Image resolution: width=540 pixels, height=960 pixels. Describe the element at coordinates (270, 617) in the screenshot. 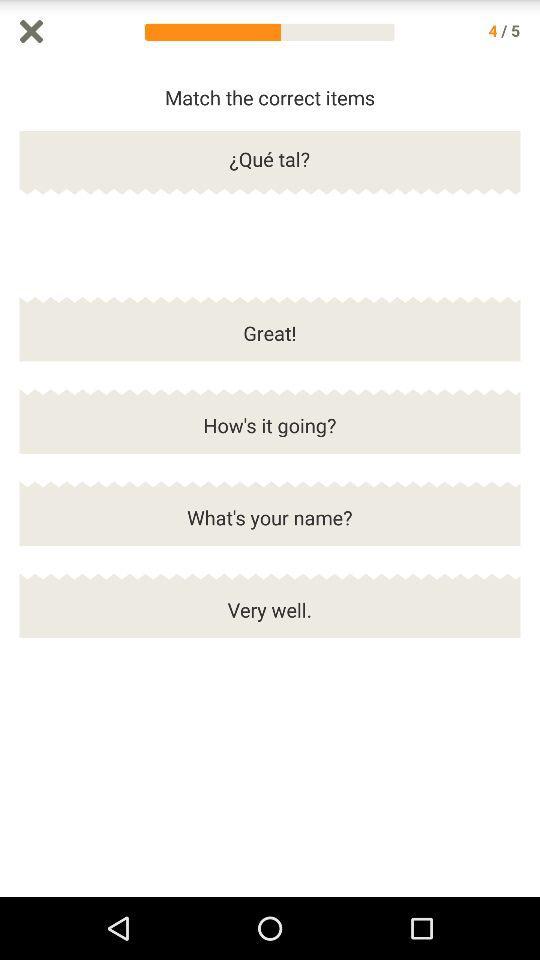

I see `the very well text` at that location.